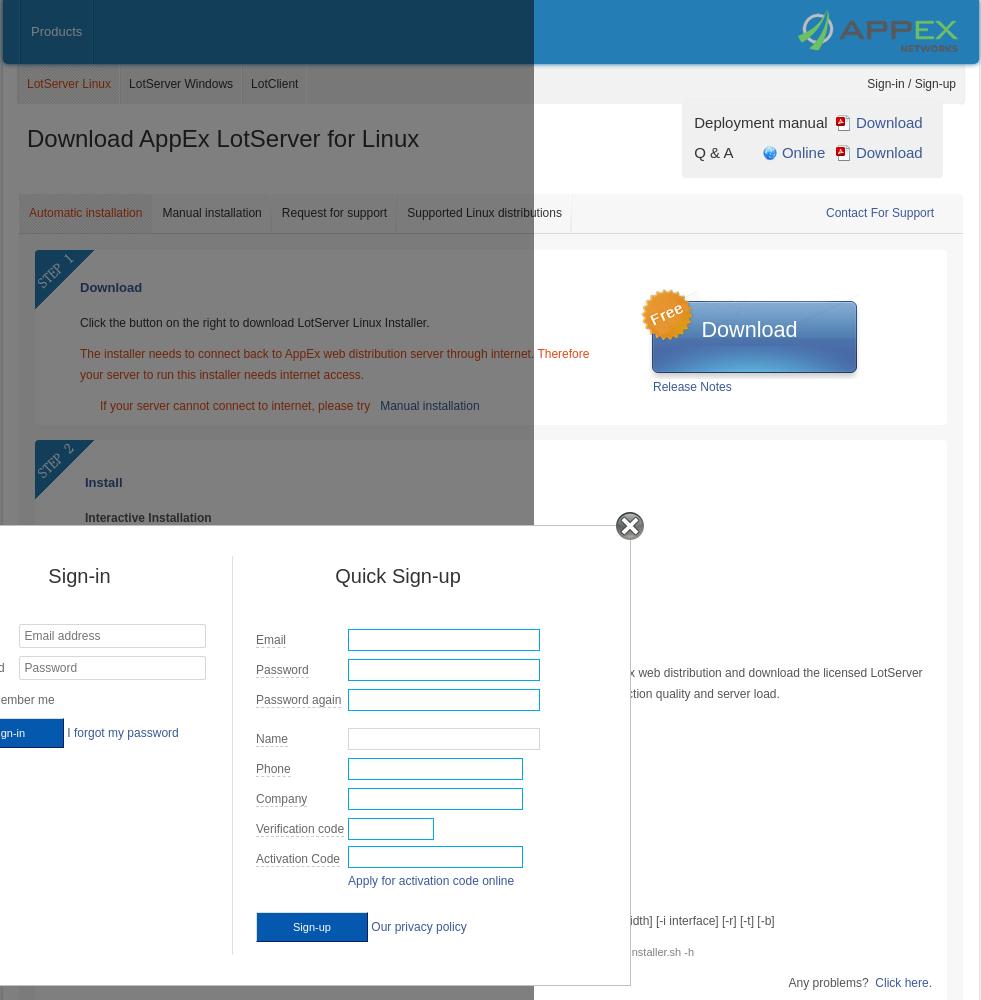 The width and height of the screenshot is (981, 1000). Describe the element at coordinates (428, 921) in the screenshot. I see `'3. Run: bash lotServerInstaller.sh
												-e email -p password [-in inbound_bandwidth] [-out outbound_bandwidth] [-i interface] [-r] [-t] [-b]'` at that location.